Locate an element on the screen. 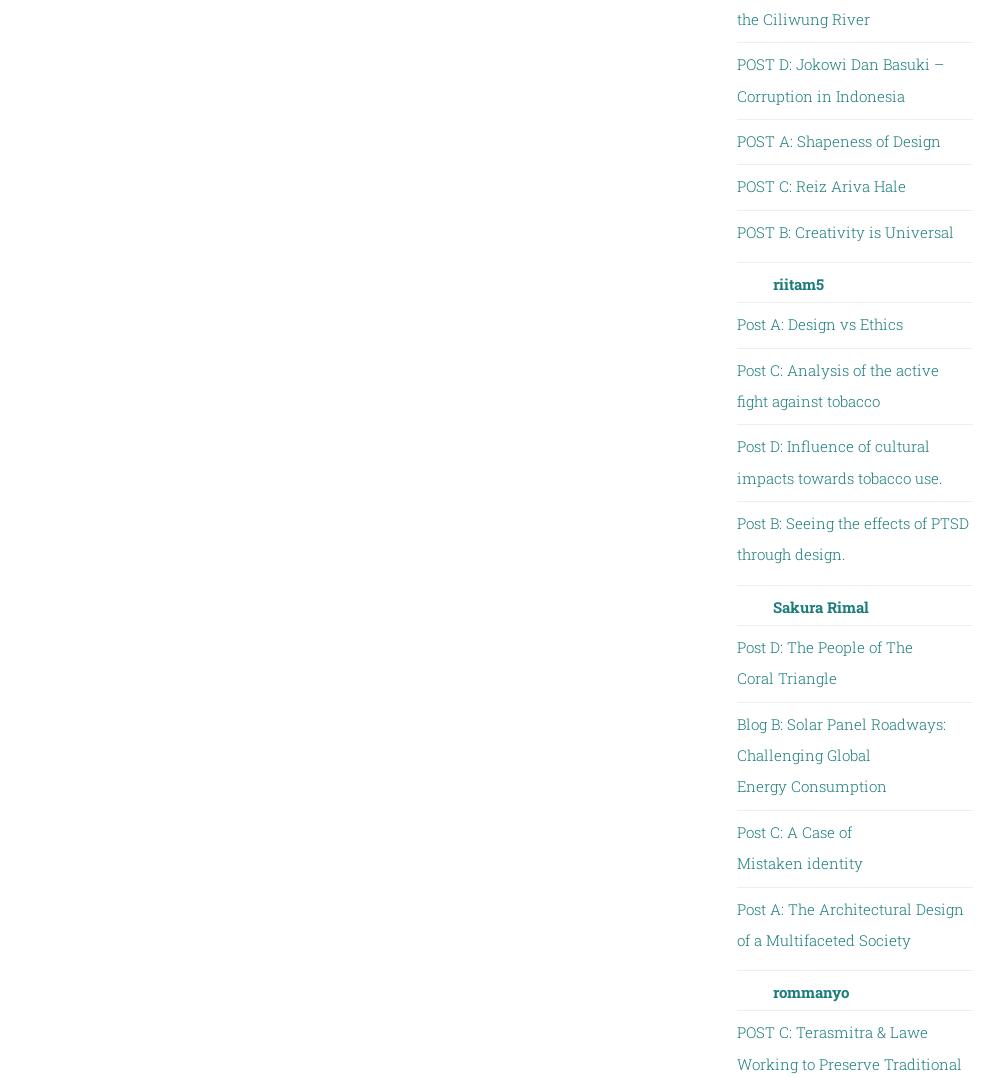 This screenshot has height=1078, width=1000. 'rommanyo' is located at coordinates (810, 991).